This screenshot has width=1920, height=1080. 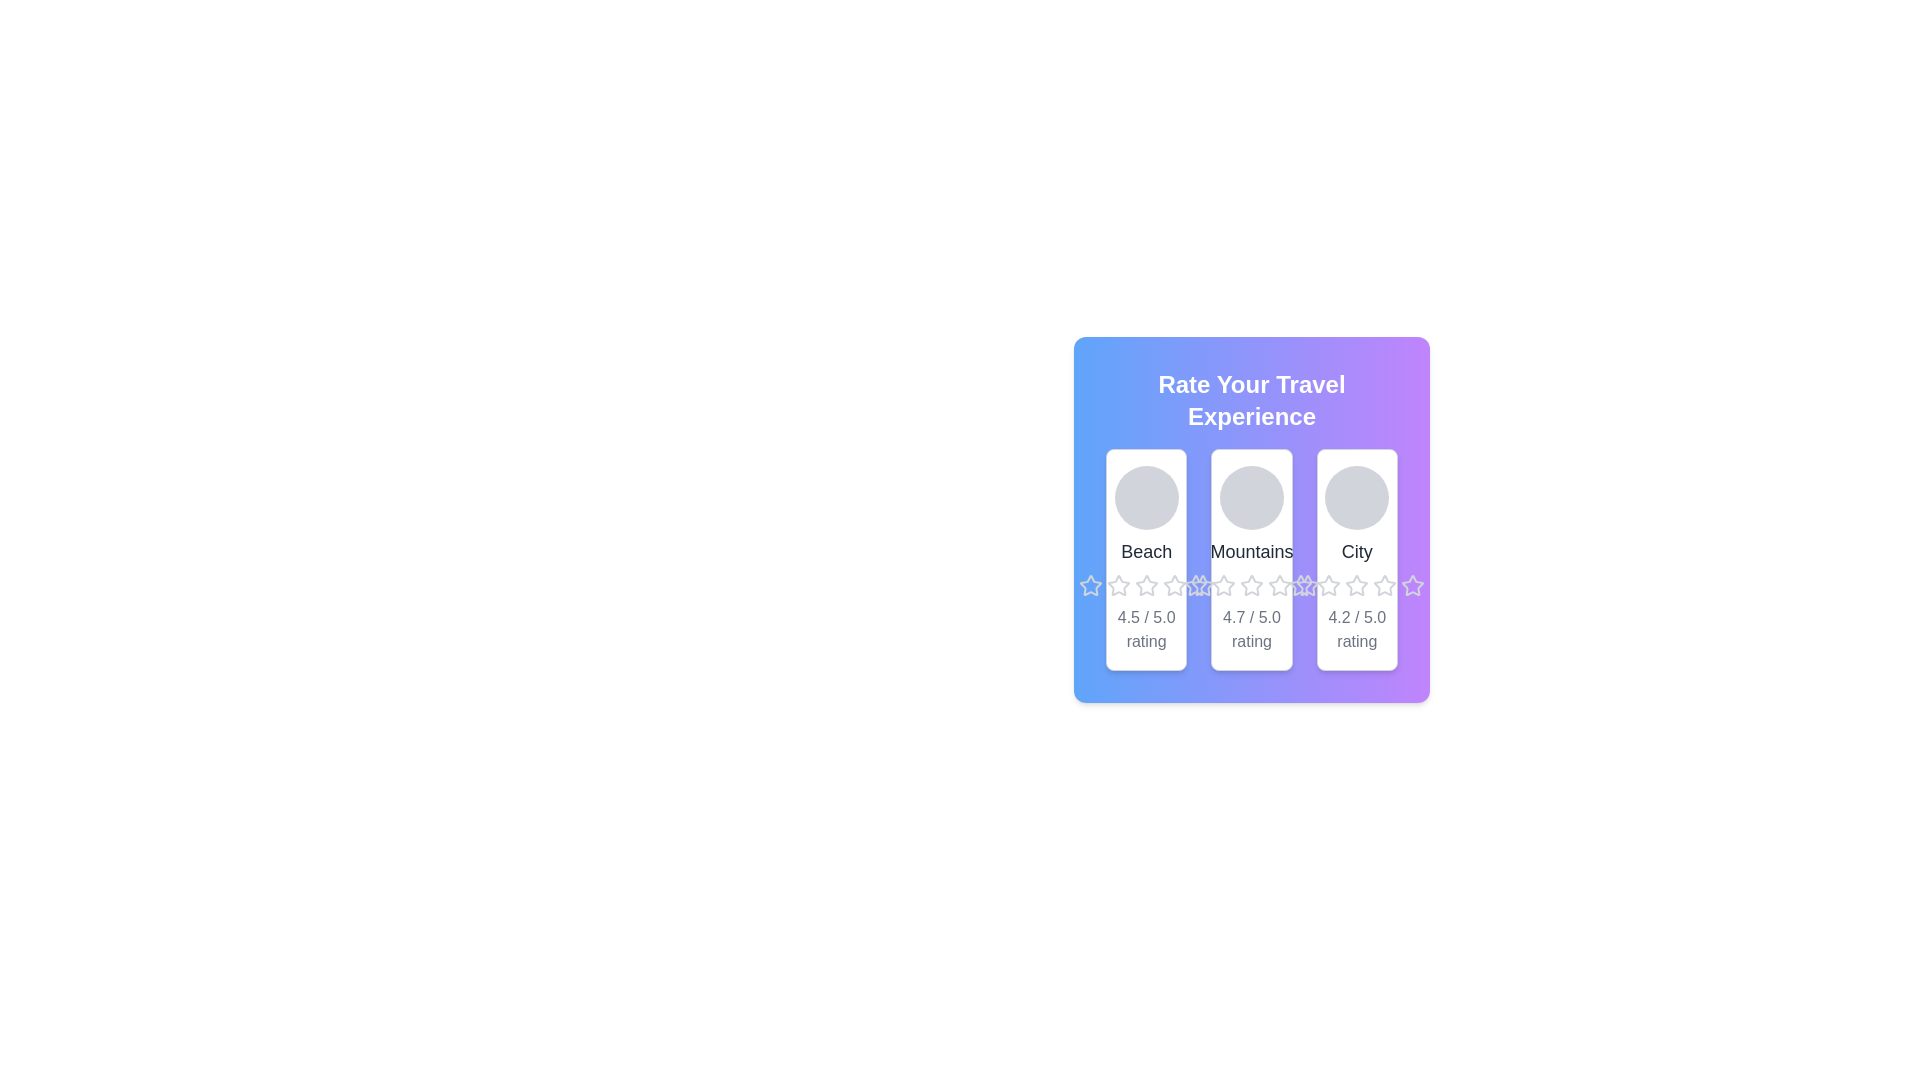 What do you see at coordinates (1357, 585) in the screenshot?
I see `the third star in the star-based rating component located under the 'City' label, which is represented by a horizontal arrangement of five star icons` at bounding box center [1357, 585].